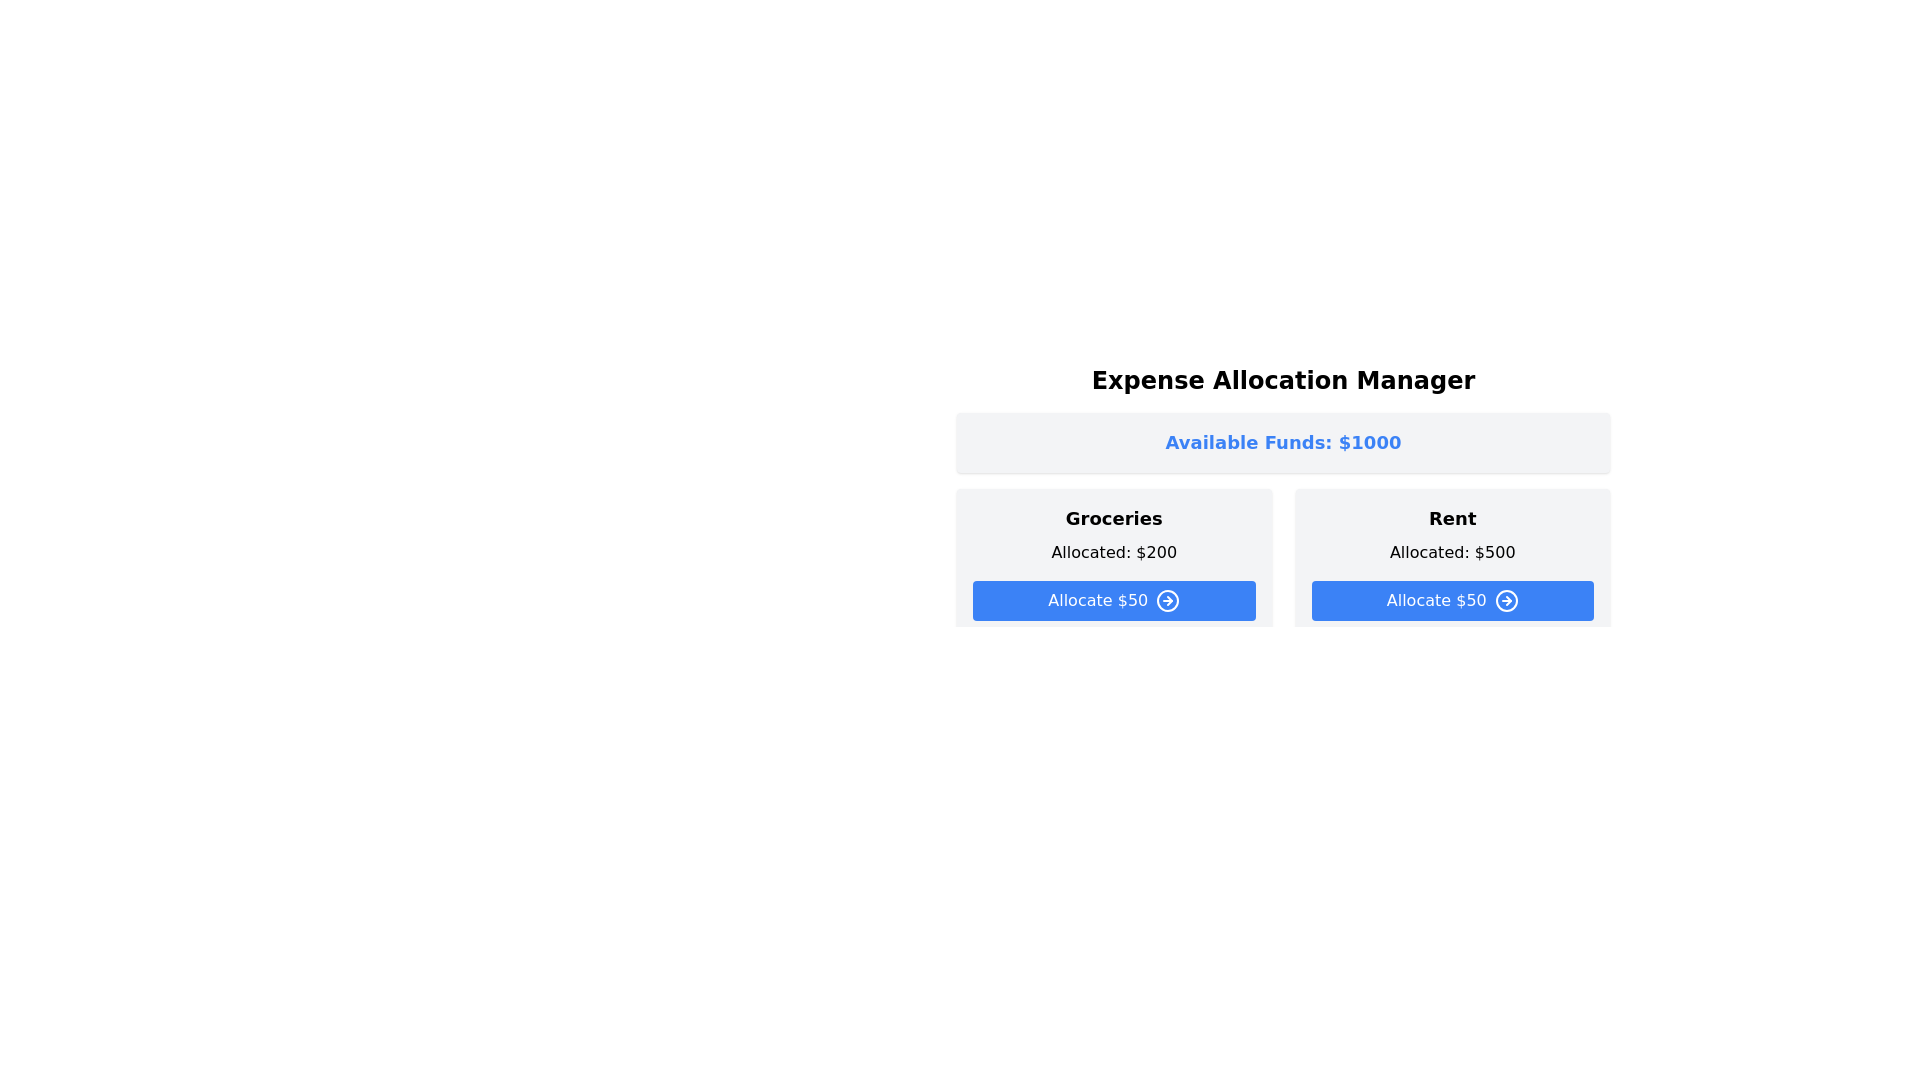  Describe the element at coordinates (1506, 600) in the screenshot. I see `the circular arrow icon located inside the blue 'Allocate $50' button, which is positioned in the rightmost section of a two-column layout, directly related to the 'Rent' section above it` at that location.